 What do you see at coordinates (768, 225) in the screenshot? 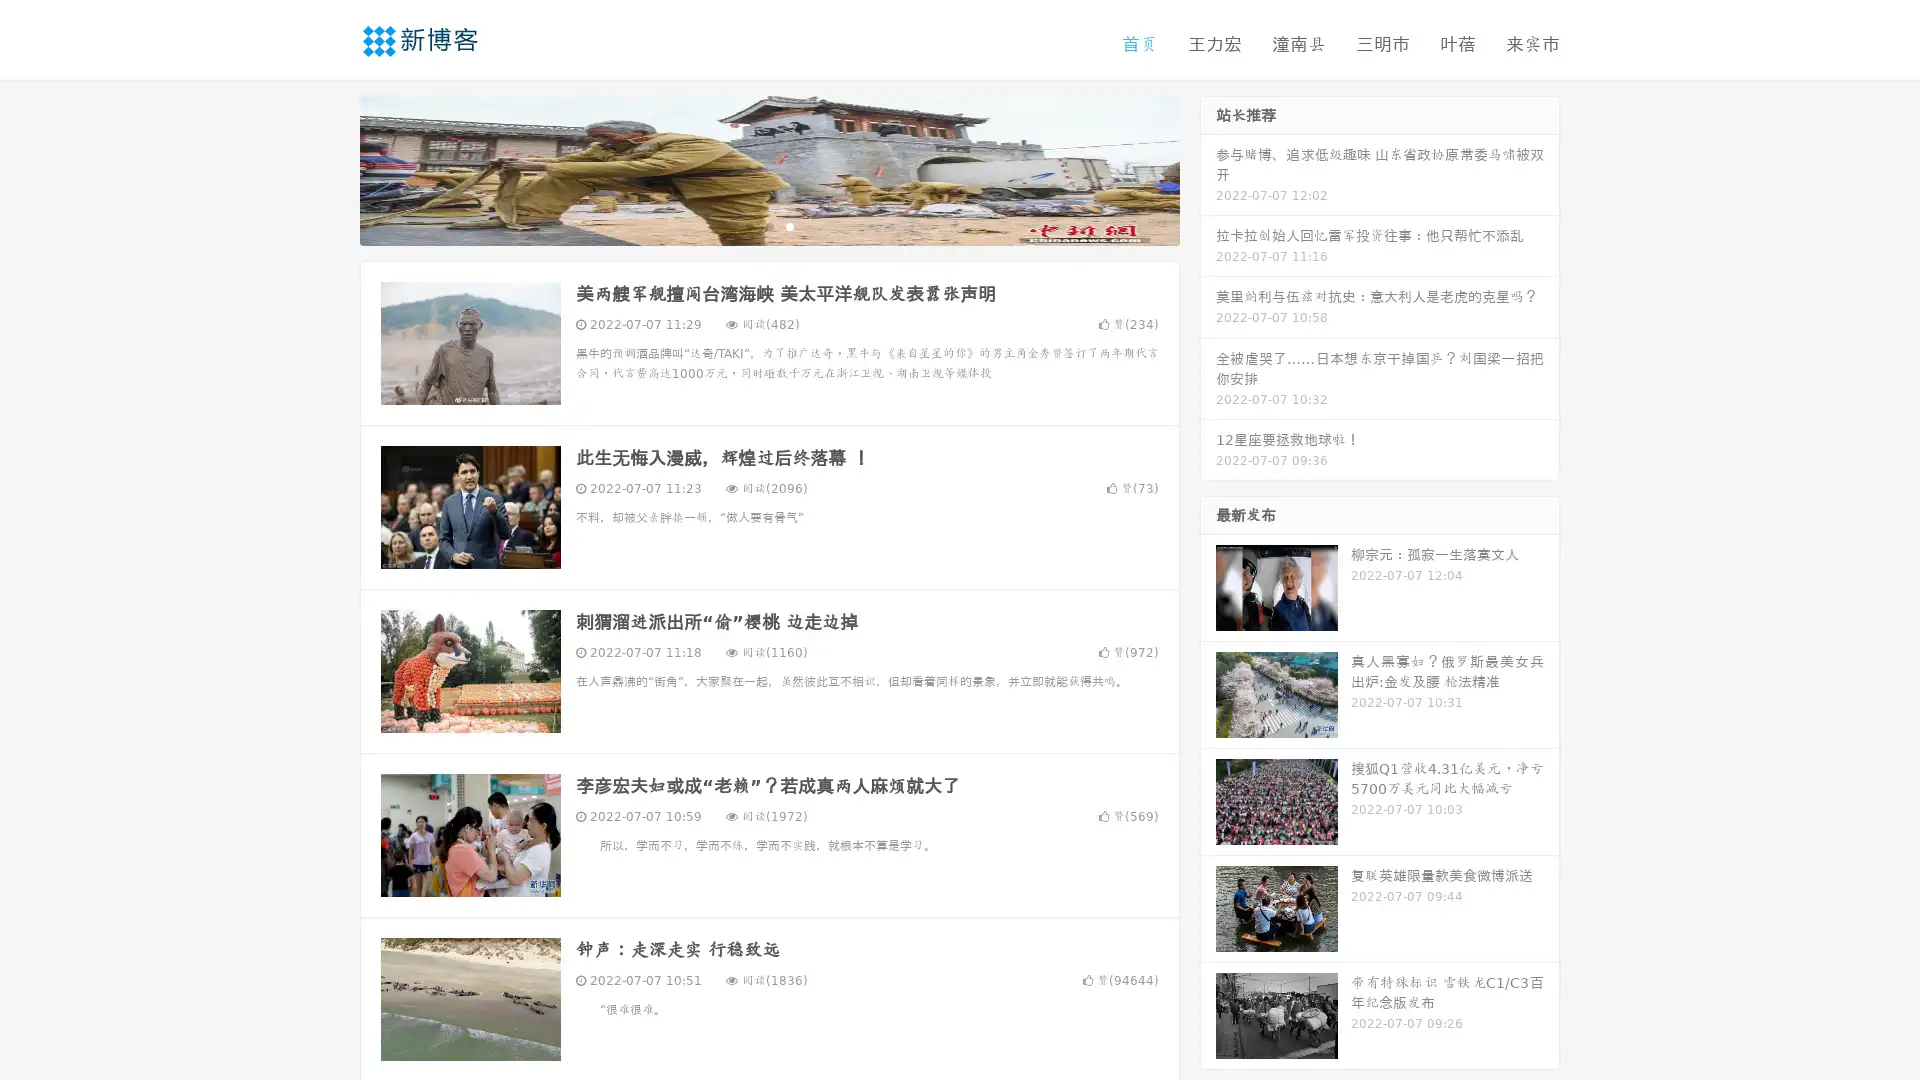
I see `Go to slide 2` at bounding box center [768, 225].